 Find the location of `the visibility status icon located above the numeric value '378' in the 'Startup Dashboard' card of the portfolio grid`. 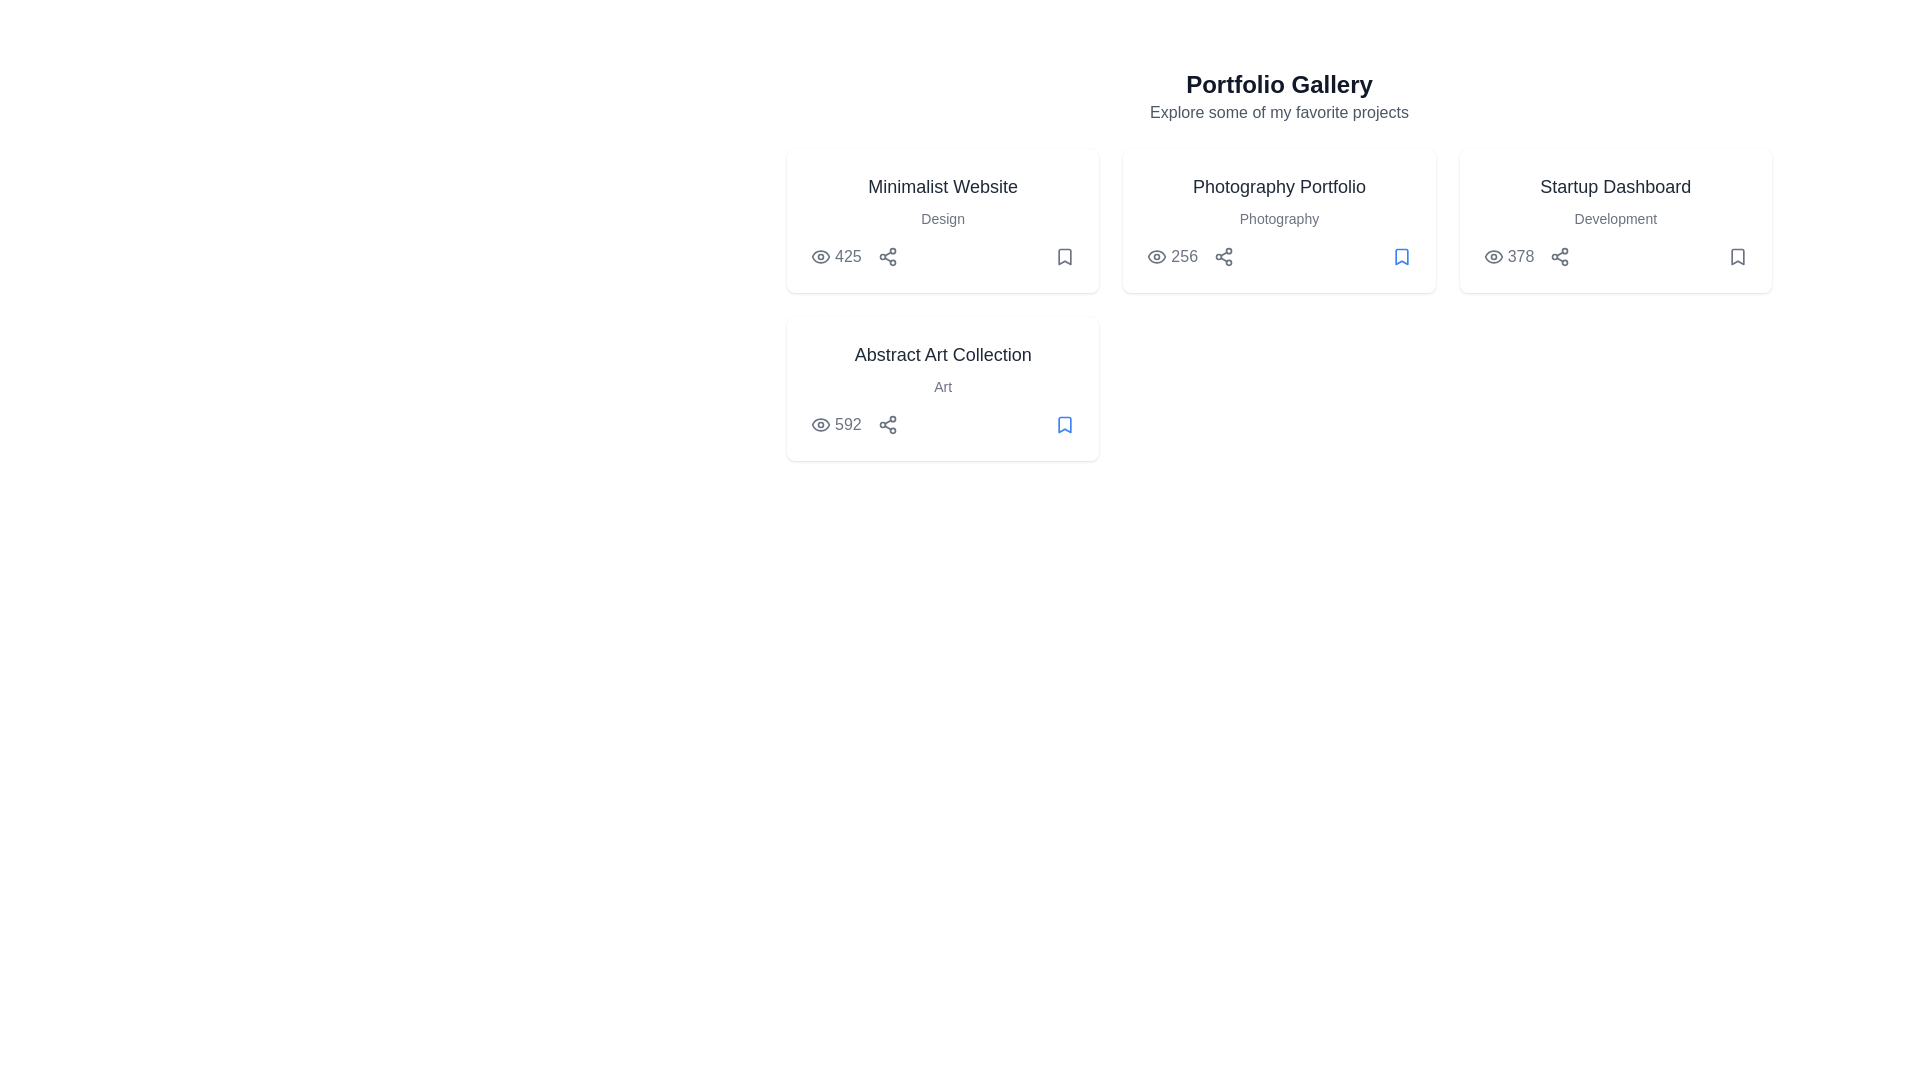

the visibility status icon located above the numeric value '378' in the 'Startup Dashboard' card of the portfolio grid is located at coordinates (1493, 256).